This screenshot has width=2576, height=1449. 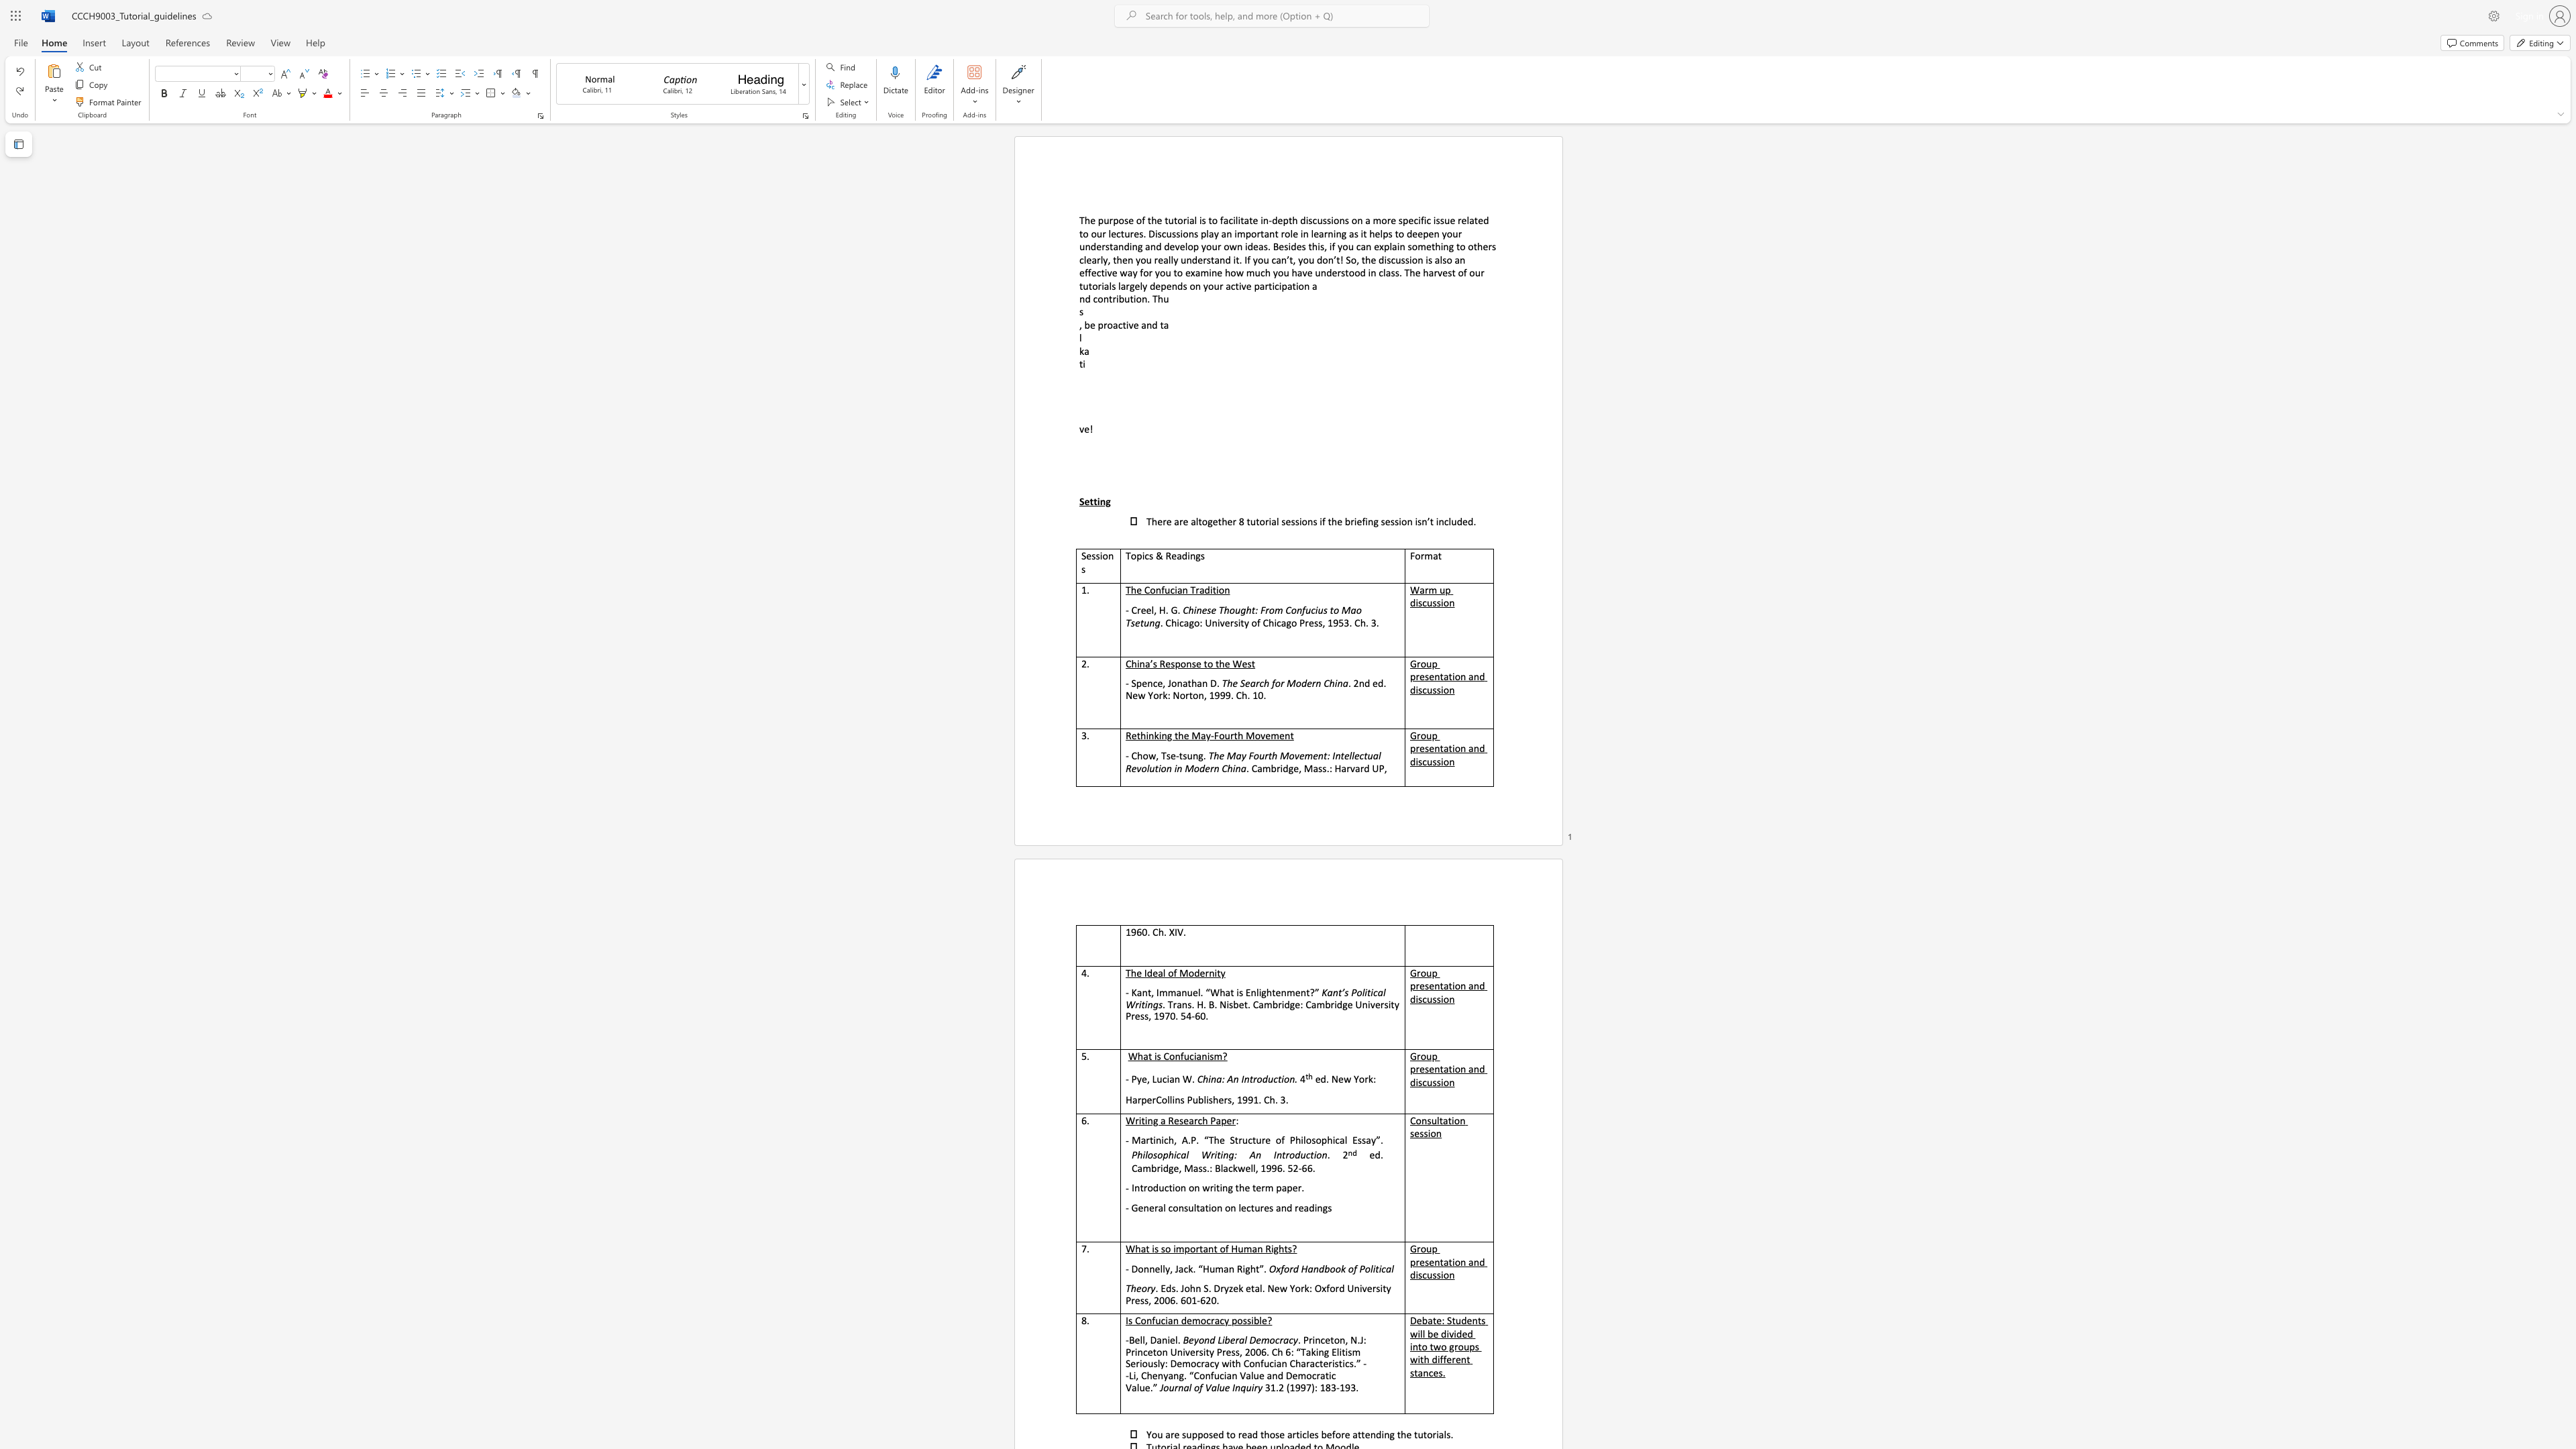 What do you see at coordinates (1199, 623) in the screenshot?
I see `the subset text ": University of Chicago Pres" within the text ". Chicago: University of Chicago Press, 1953. Ch. 3."` at bounding box center [1199, 623].